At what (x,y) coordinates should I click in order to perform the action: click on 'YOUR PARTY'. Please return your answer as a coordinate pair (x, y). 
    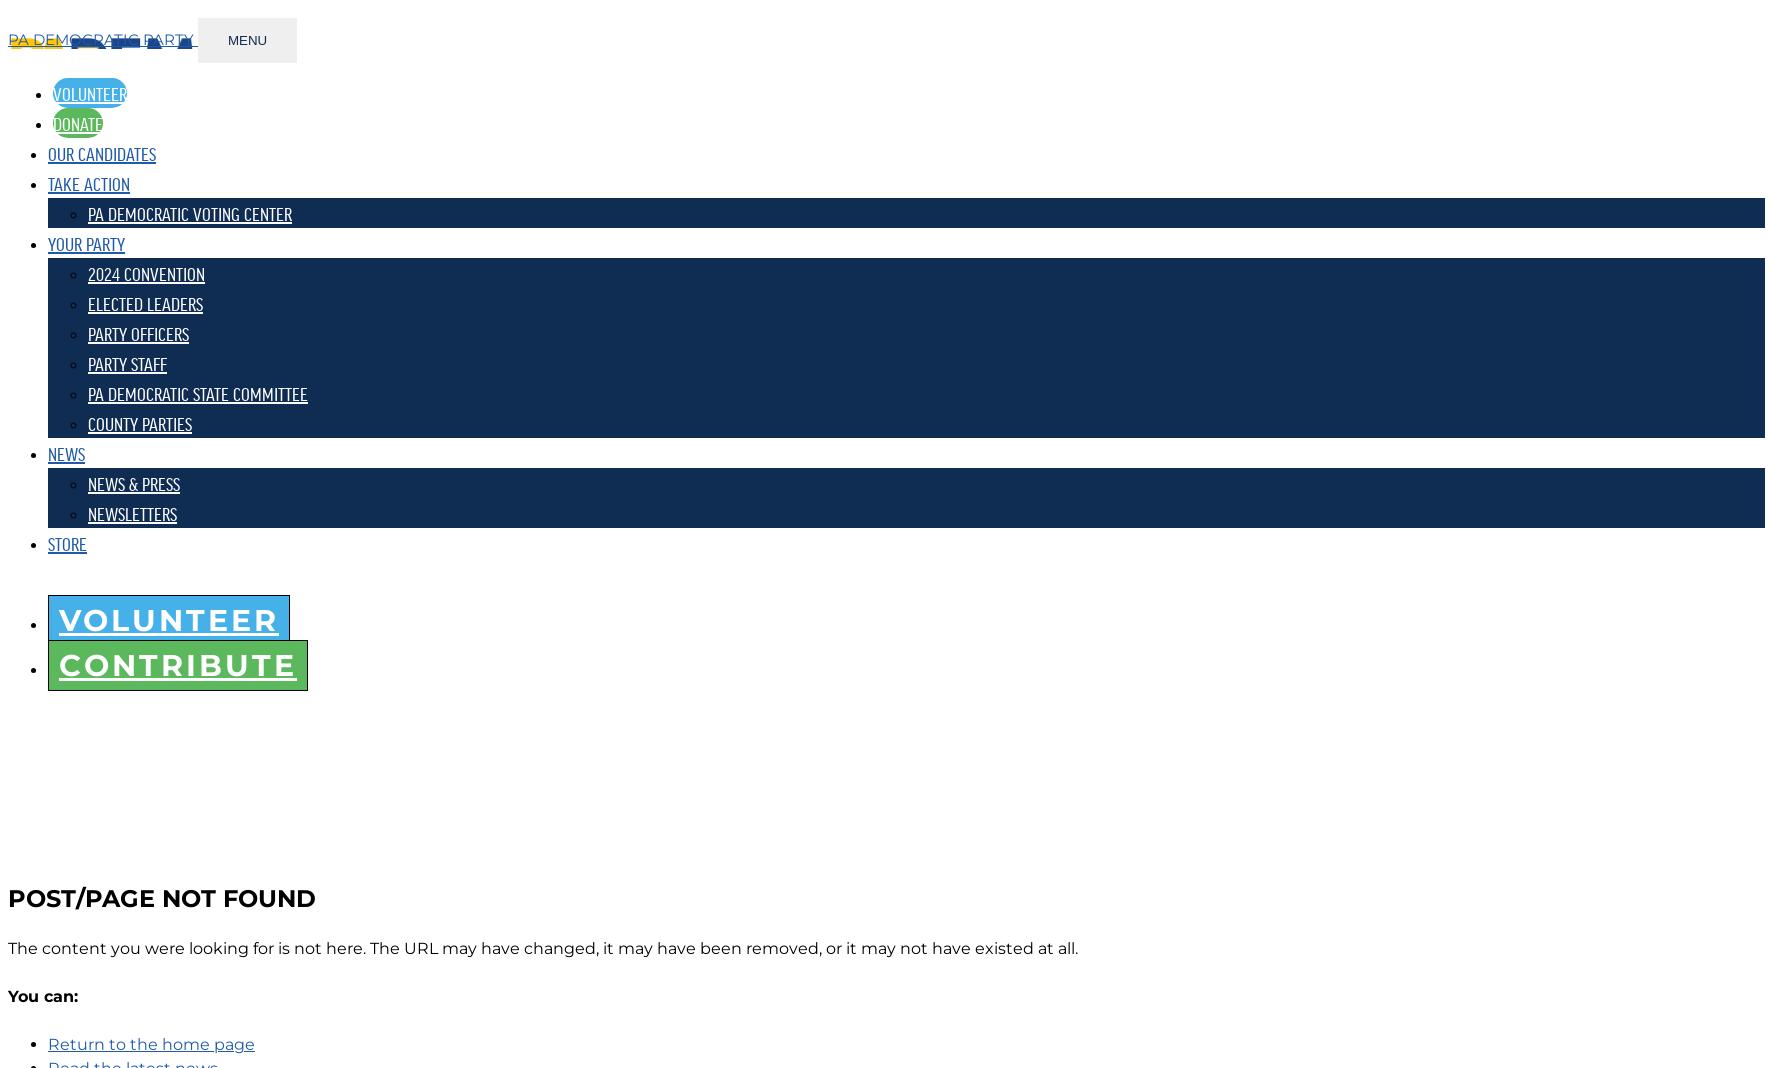
    Looking at the image, I should click on (85, 242).